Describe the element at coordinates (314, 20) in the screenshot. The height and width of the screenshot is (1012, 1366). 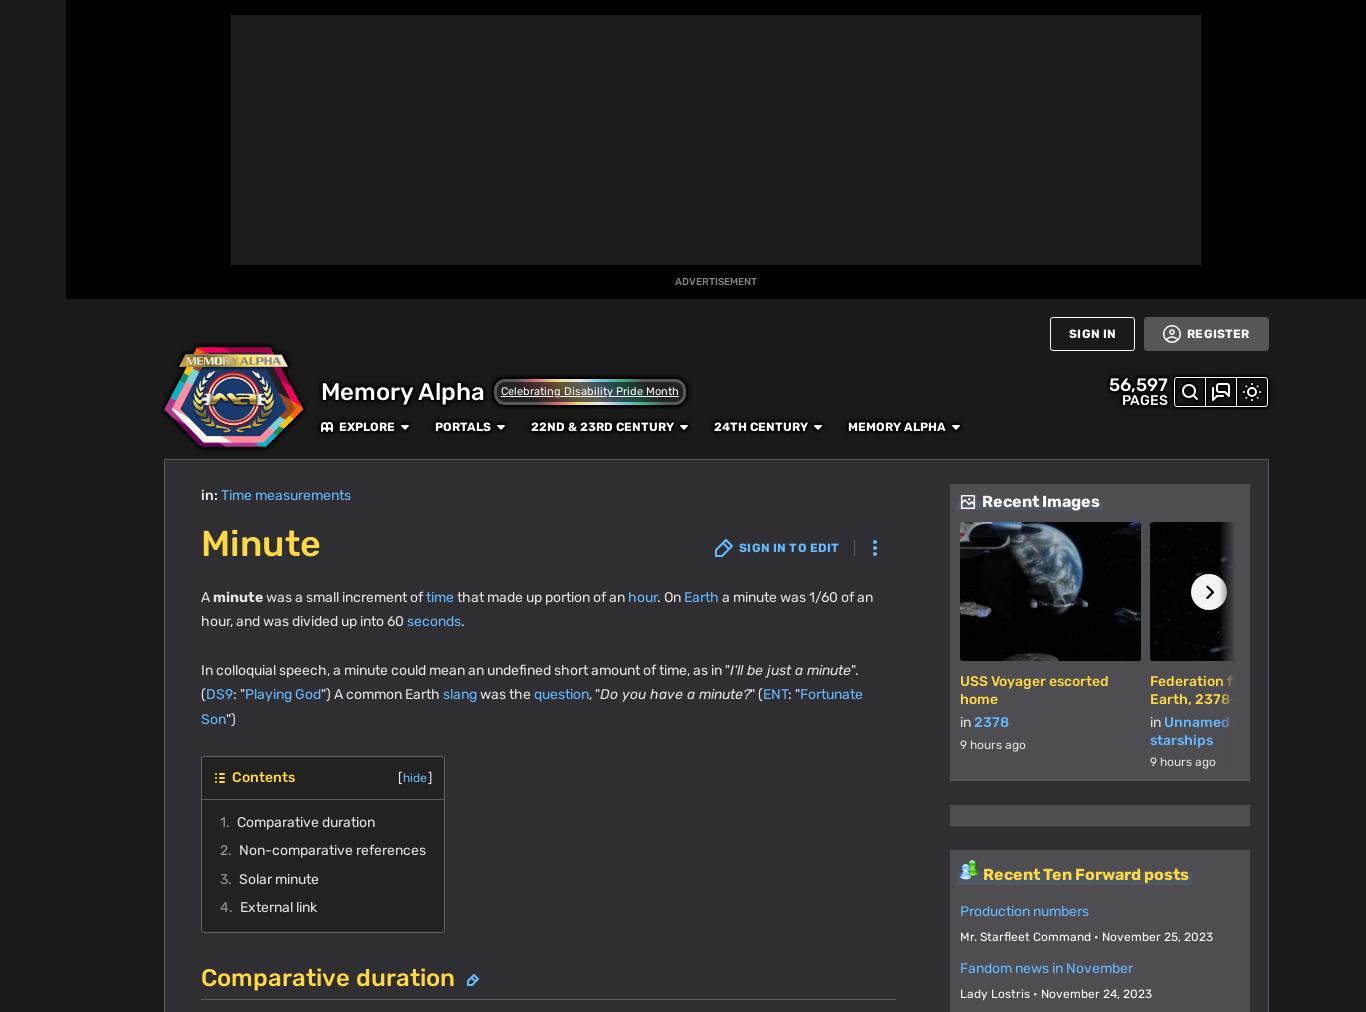
I see `'Explore'` at that location.